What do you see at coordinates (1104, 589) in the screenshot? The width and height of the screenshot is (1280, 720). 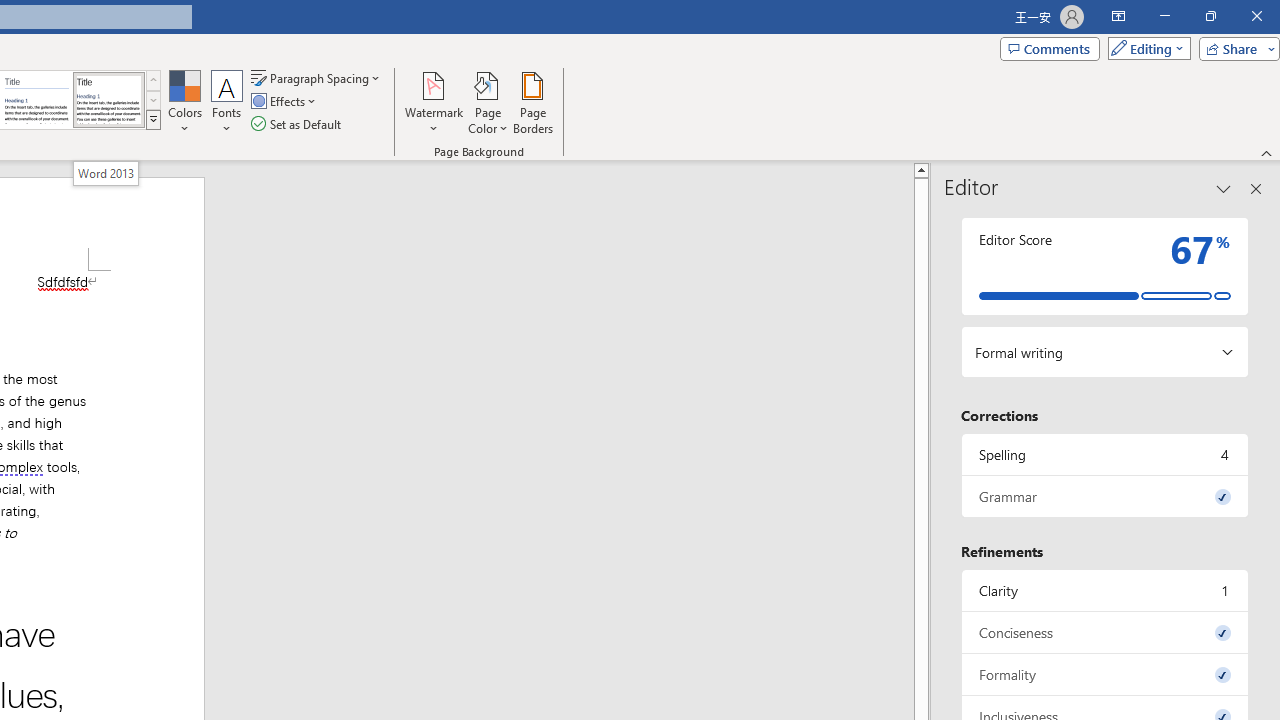 I see `'Clarity, 1 issue. Press space or enter to review items.'` at bounding box center [1104, 589].